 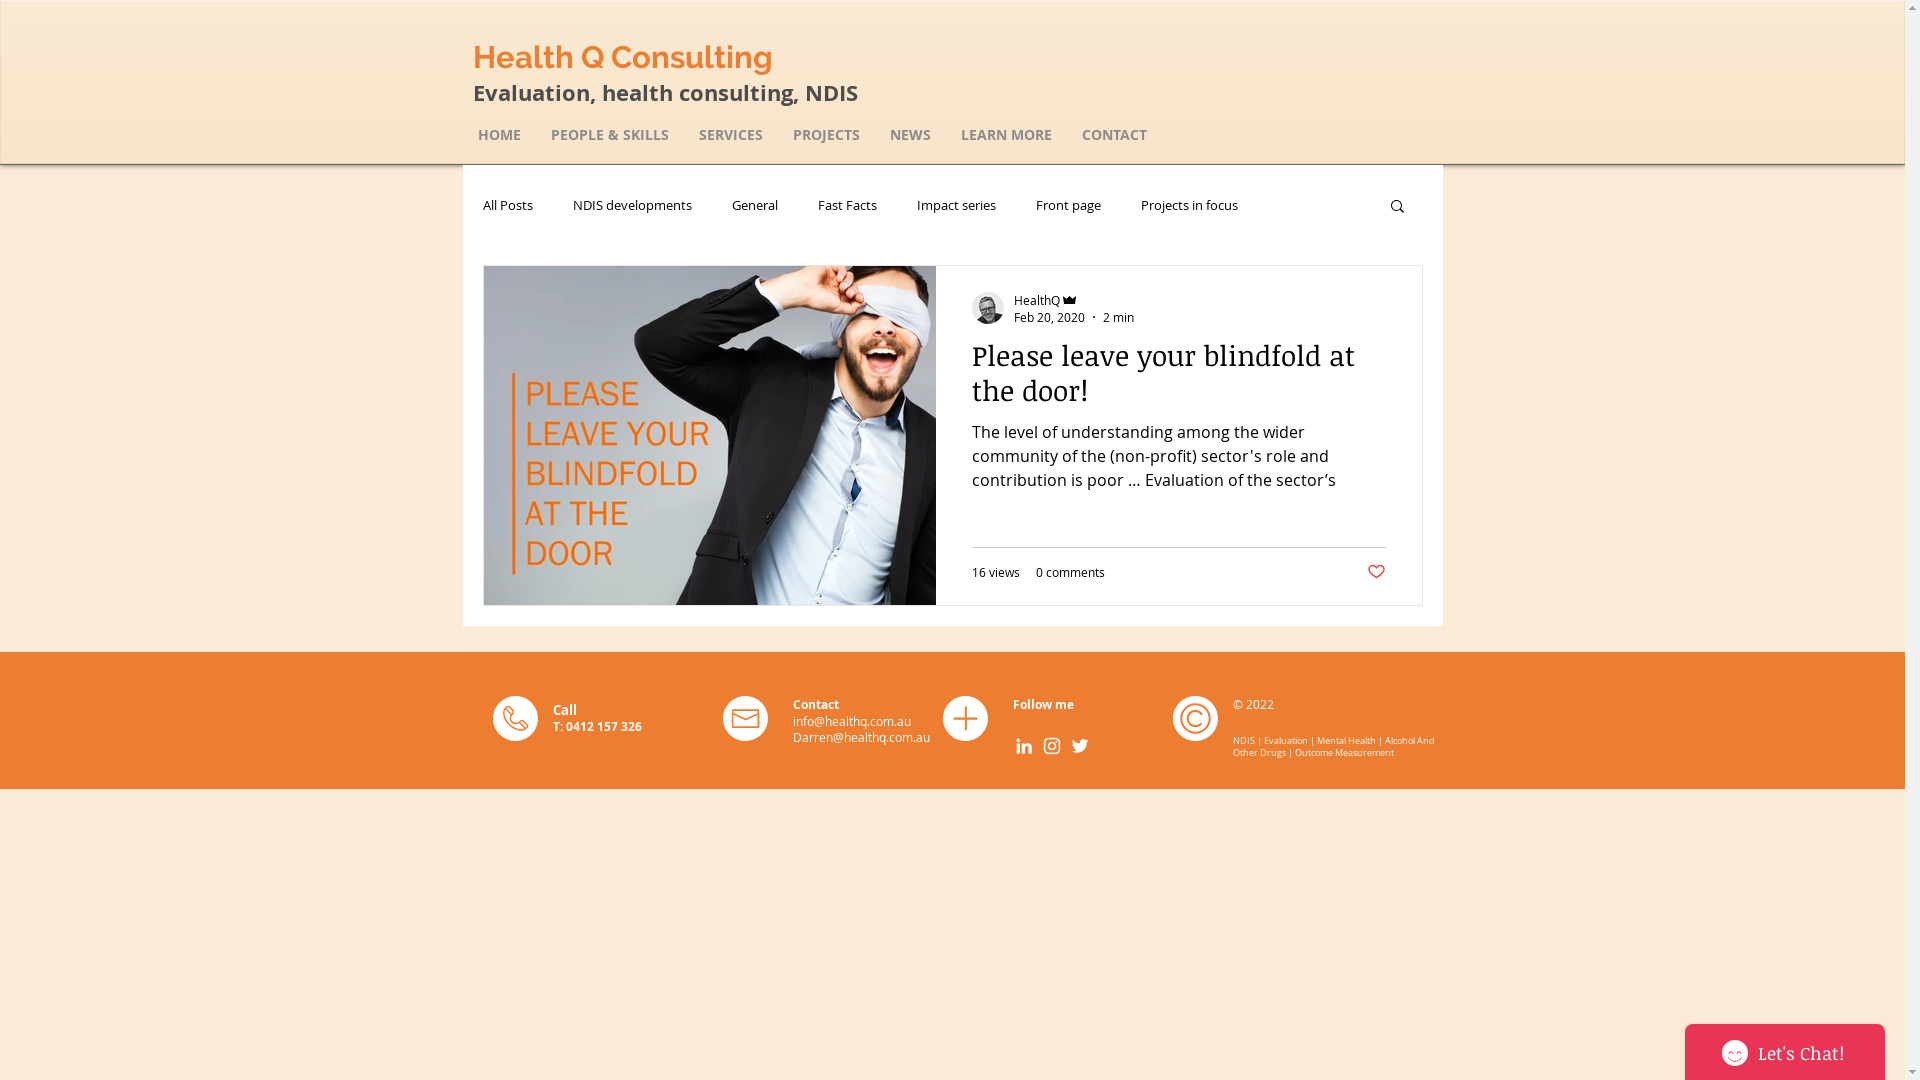 I want to click on 'info@healthq.com.au', so click(x=850, y=720).